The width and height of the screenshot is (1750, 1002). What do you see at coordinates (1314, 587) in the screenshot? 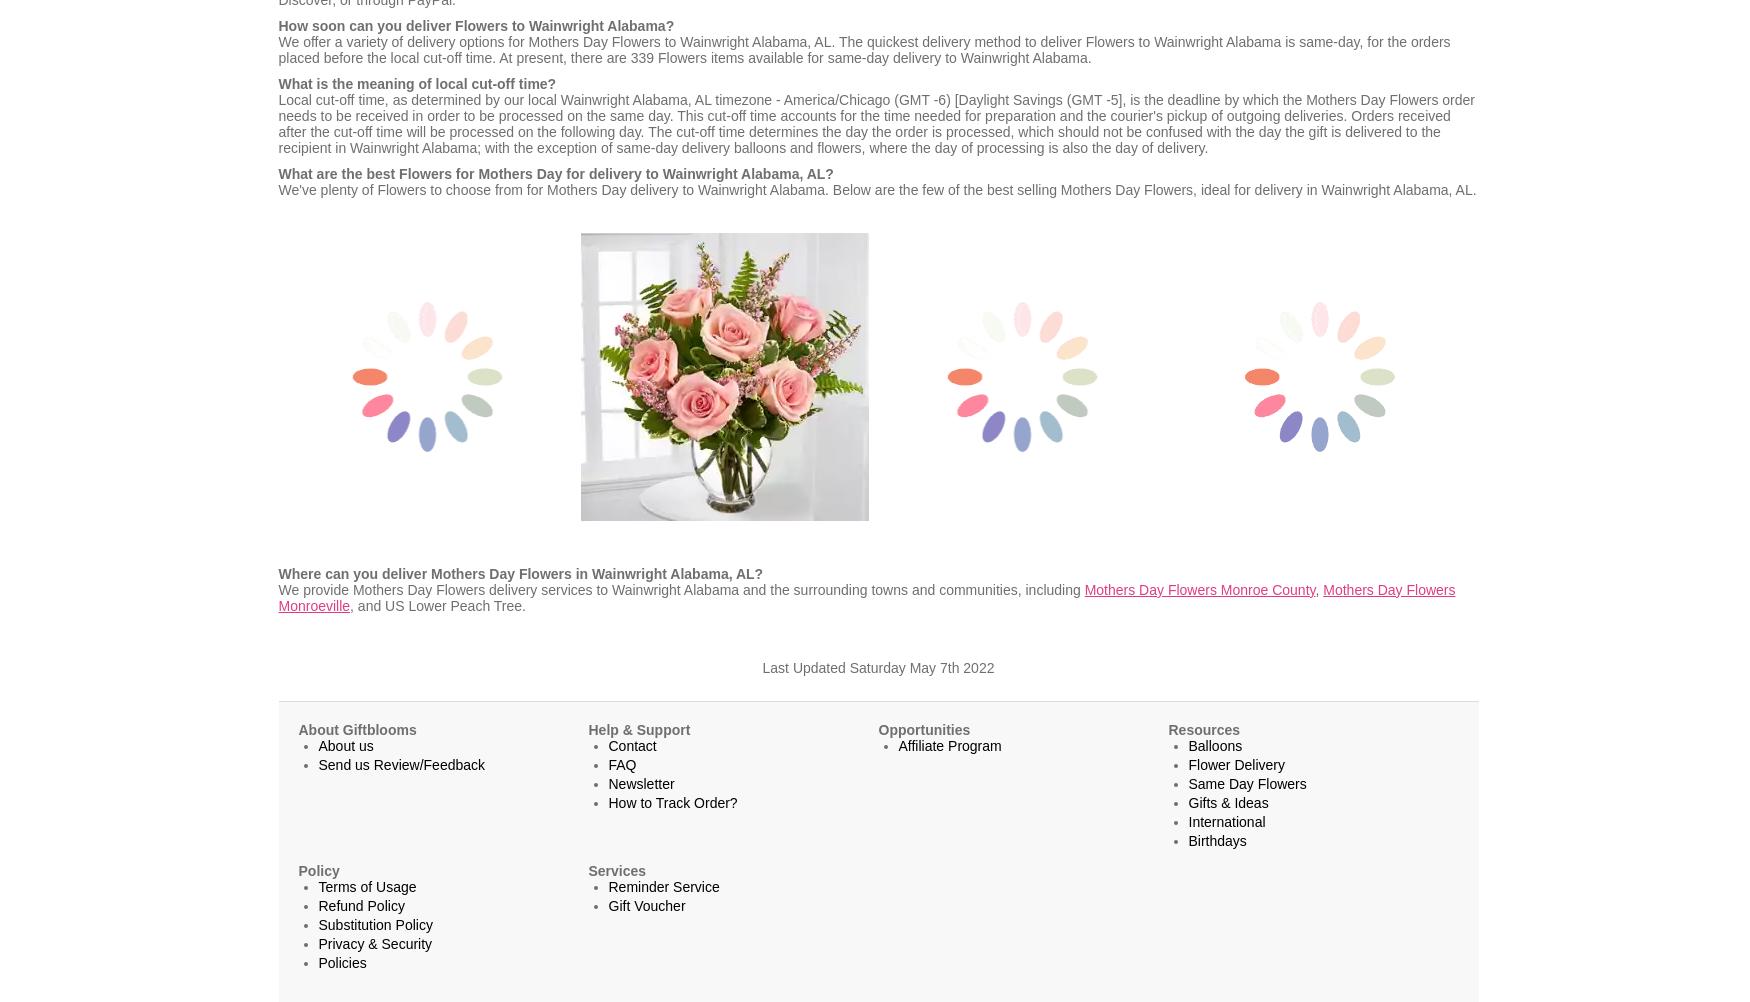
I see `','` at bounding box center [1314, 587].